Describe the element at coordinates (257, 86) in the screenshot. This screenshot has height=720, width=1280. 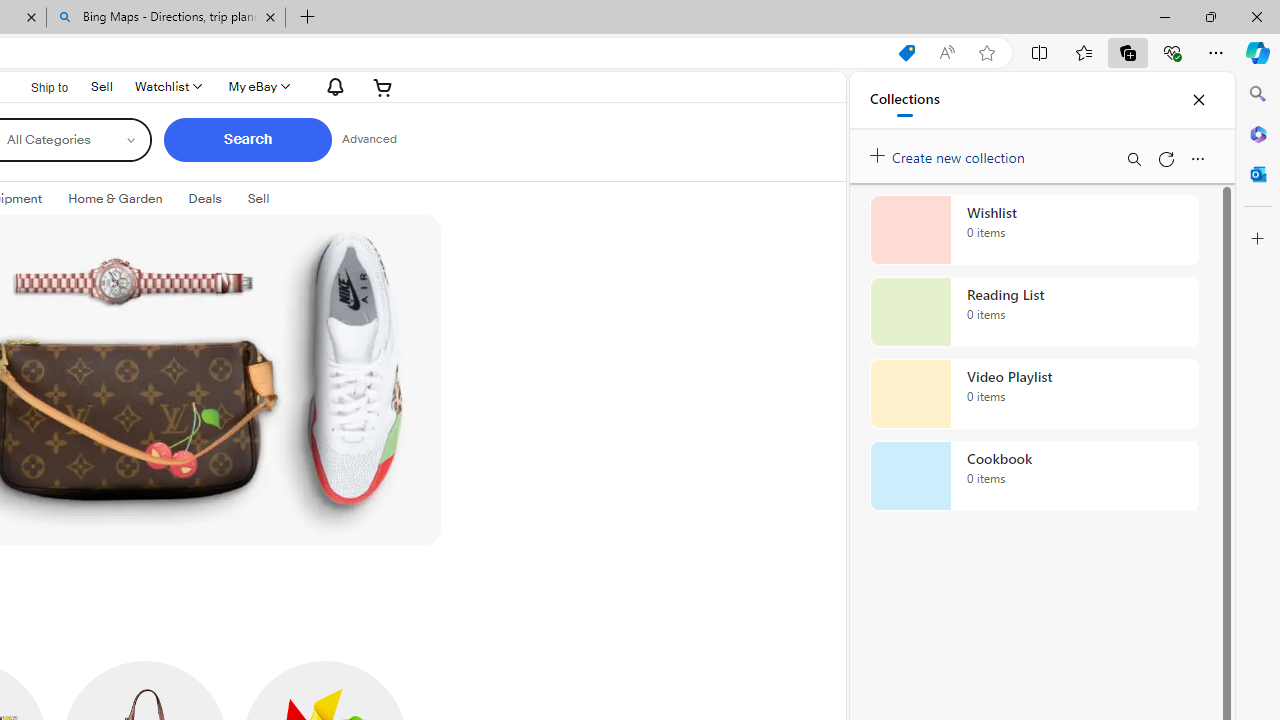
I see `'My eBayExpand My eBay'` at that location.